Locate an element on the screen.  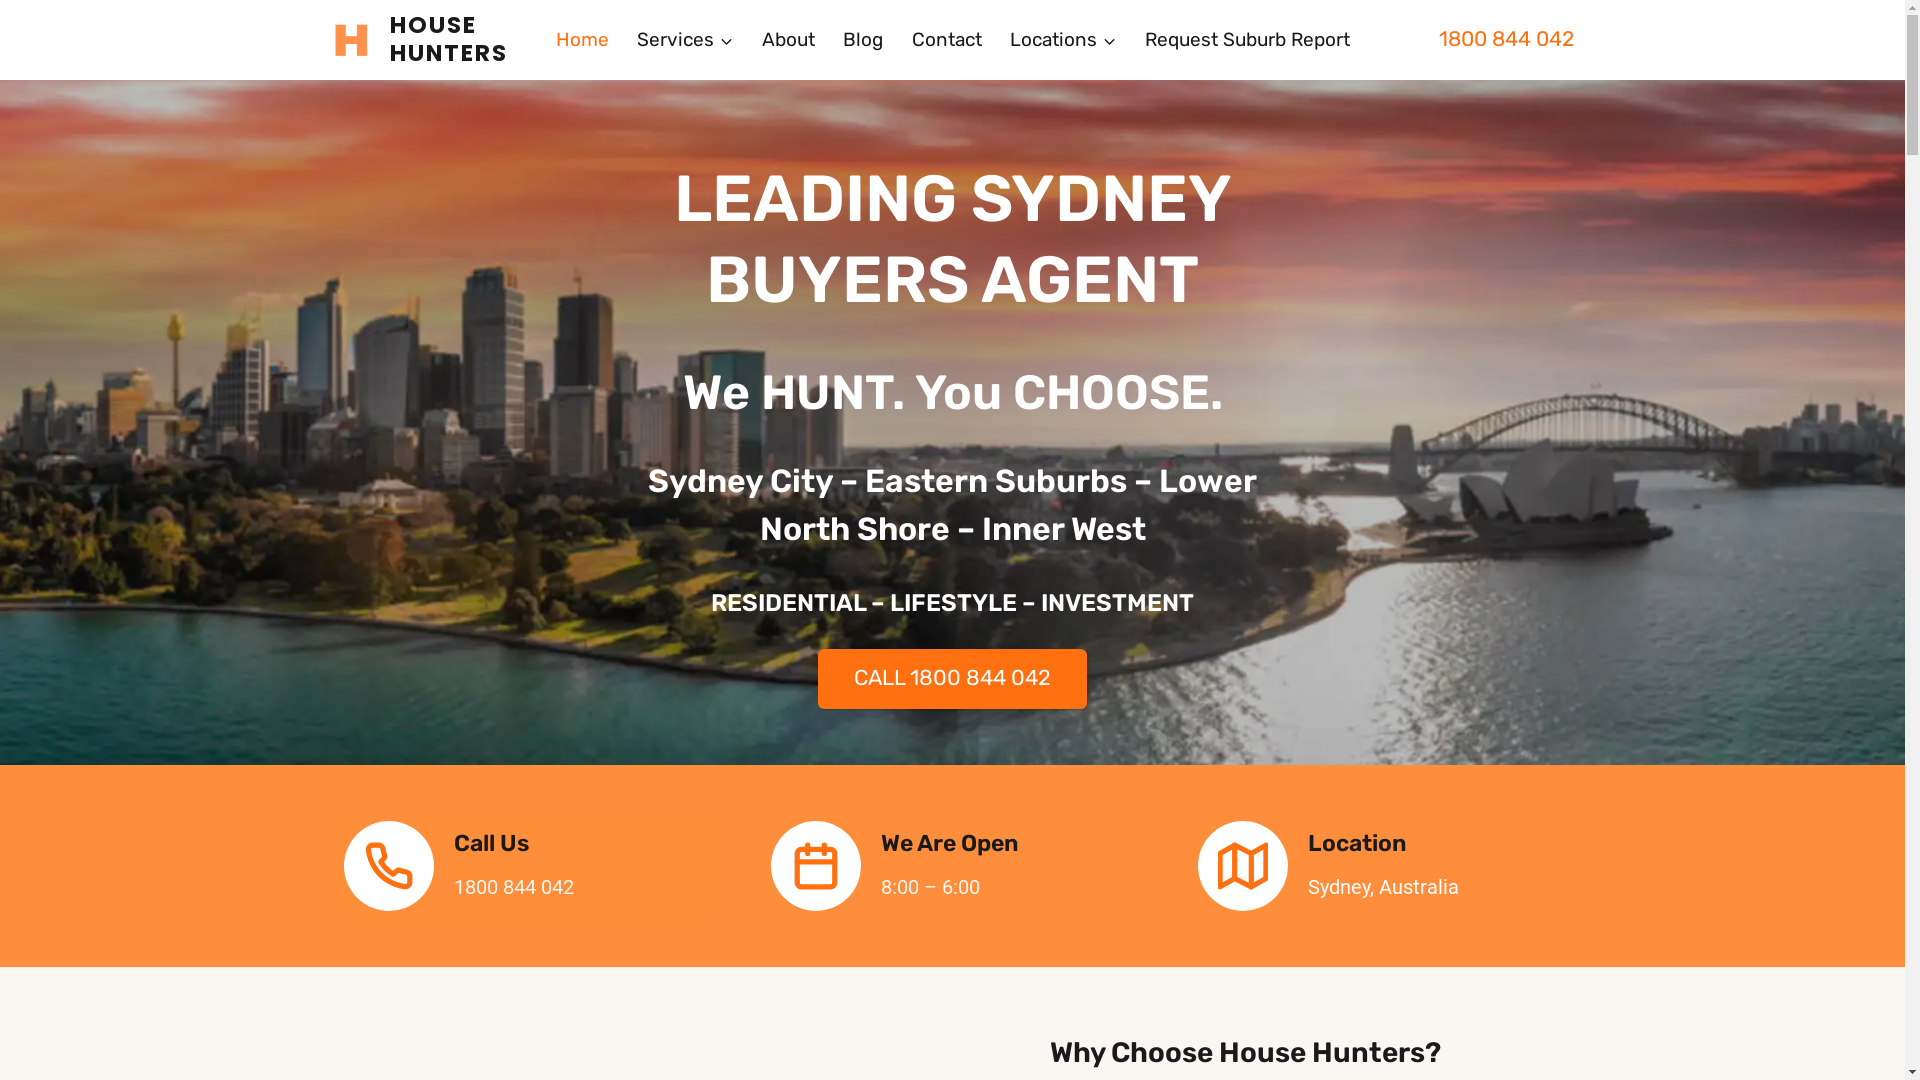
'About' is located at coordinates (786, 39).